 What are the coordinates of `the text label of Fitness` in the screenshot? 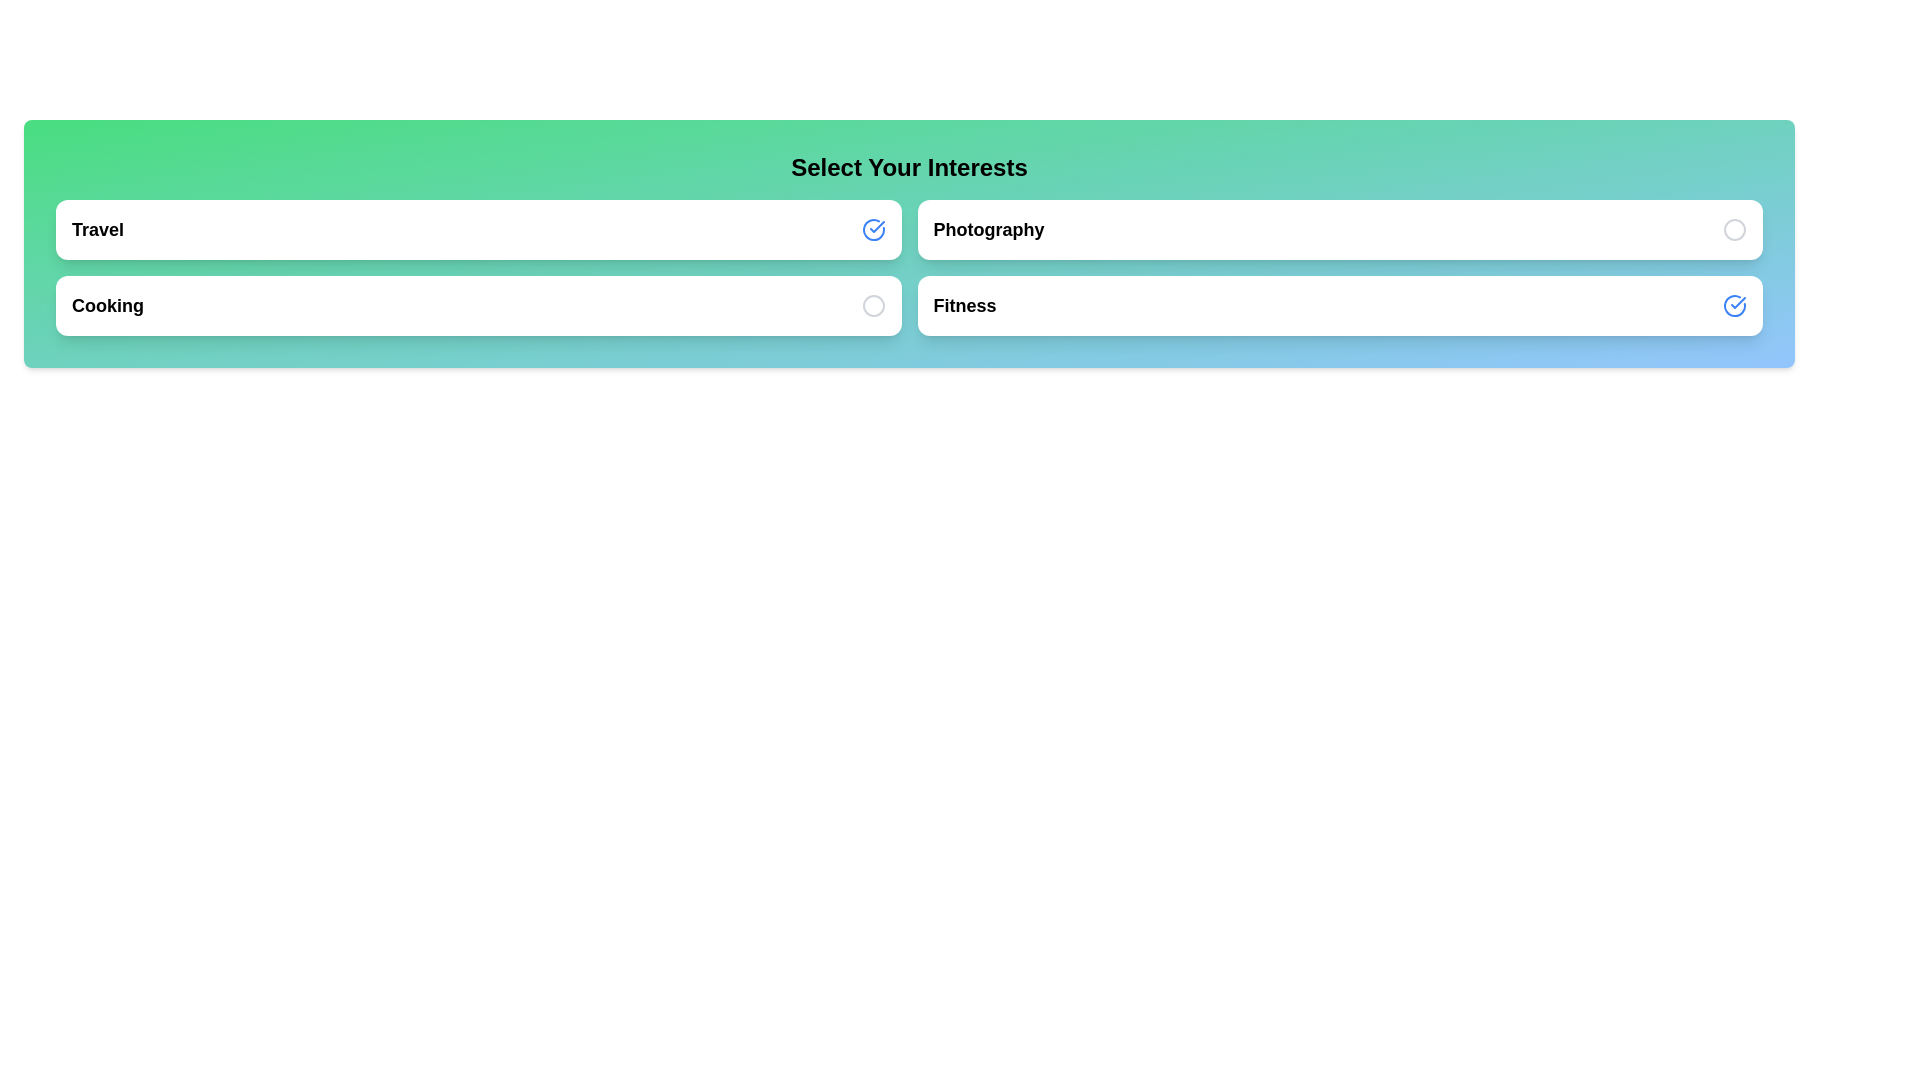 It's located at (964, 305).